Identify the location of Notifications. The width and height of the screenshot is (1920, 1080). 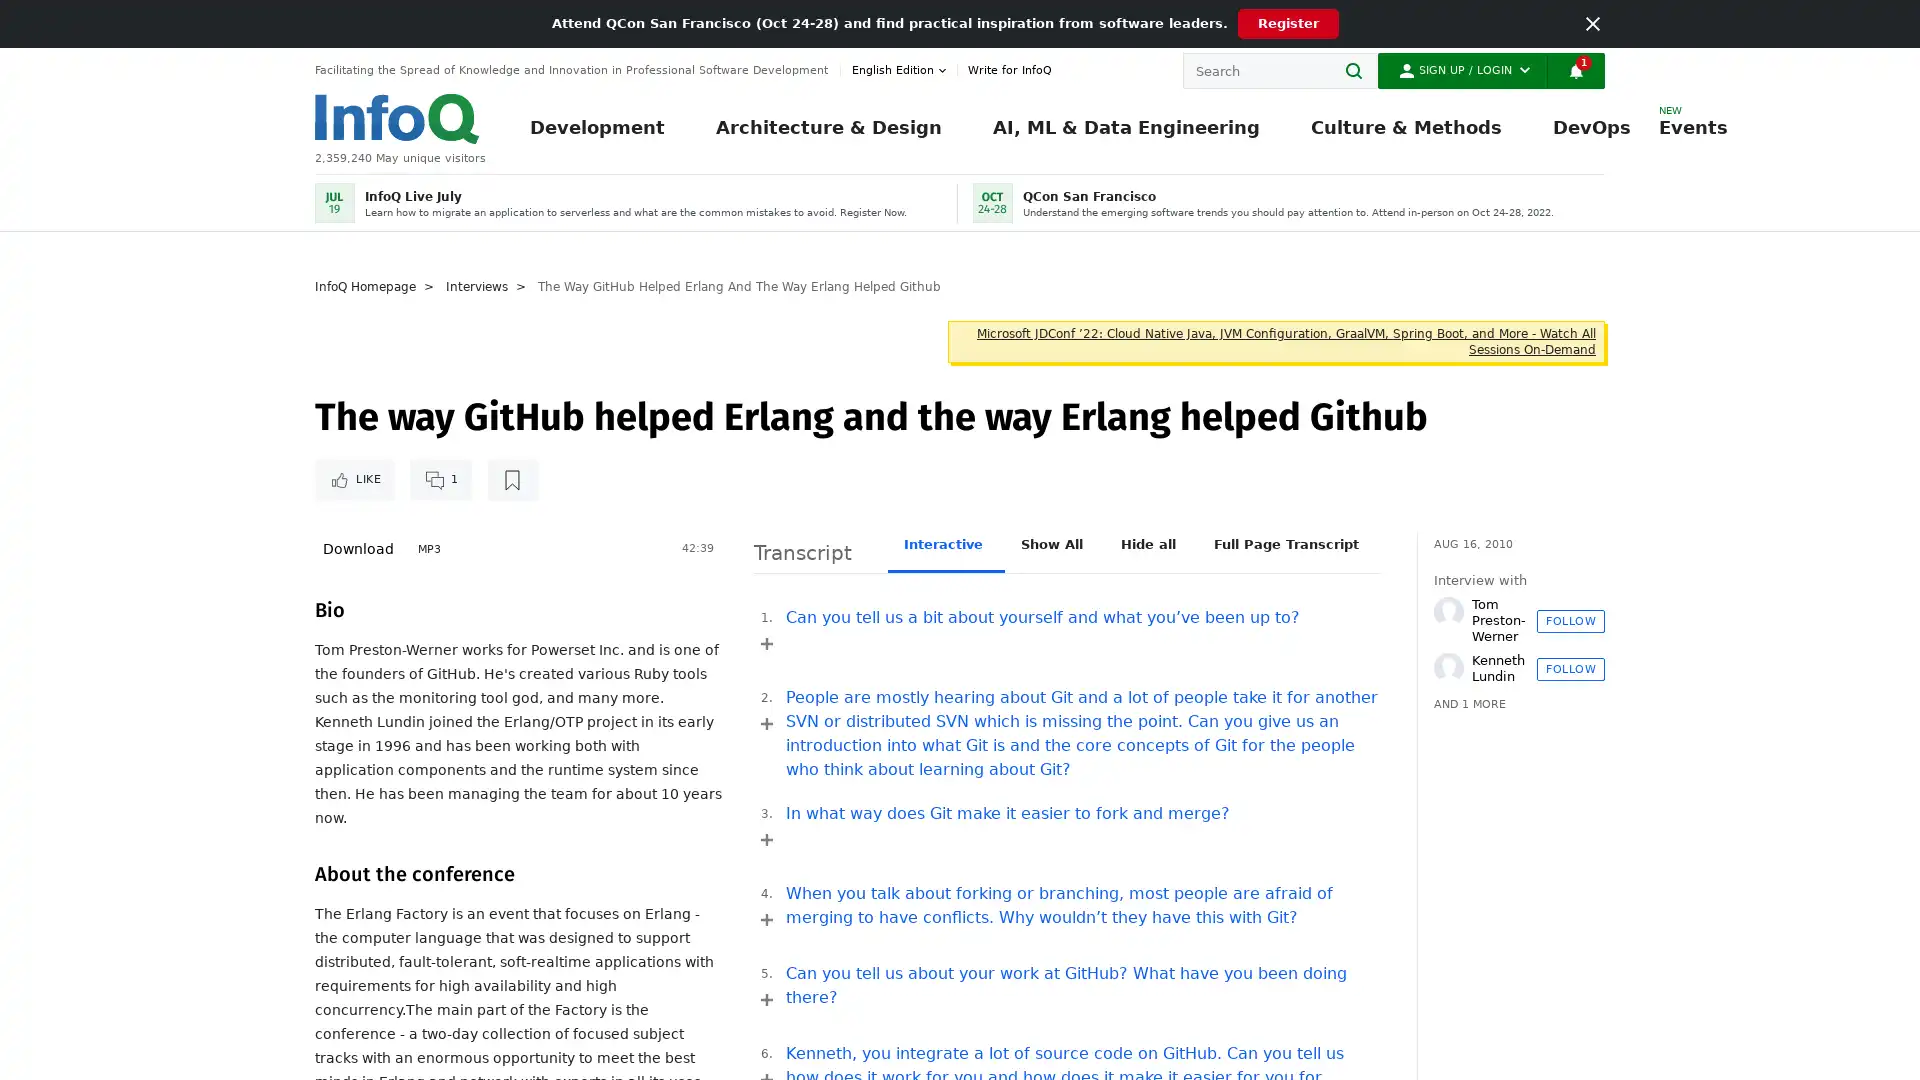
(1574, 69).